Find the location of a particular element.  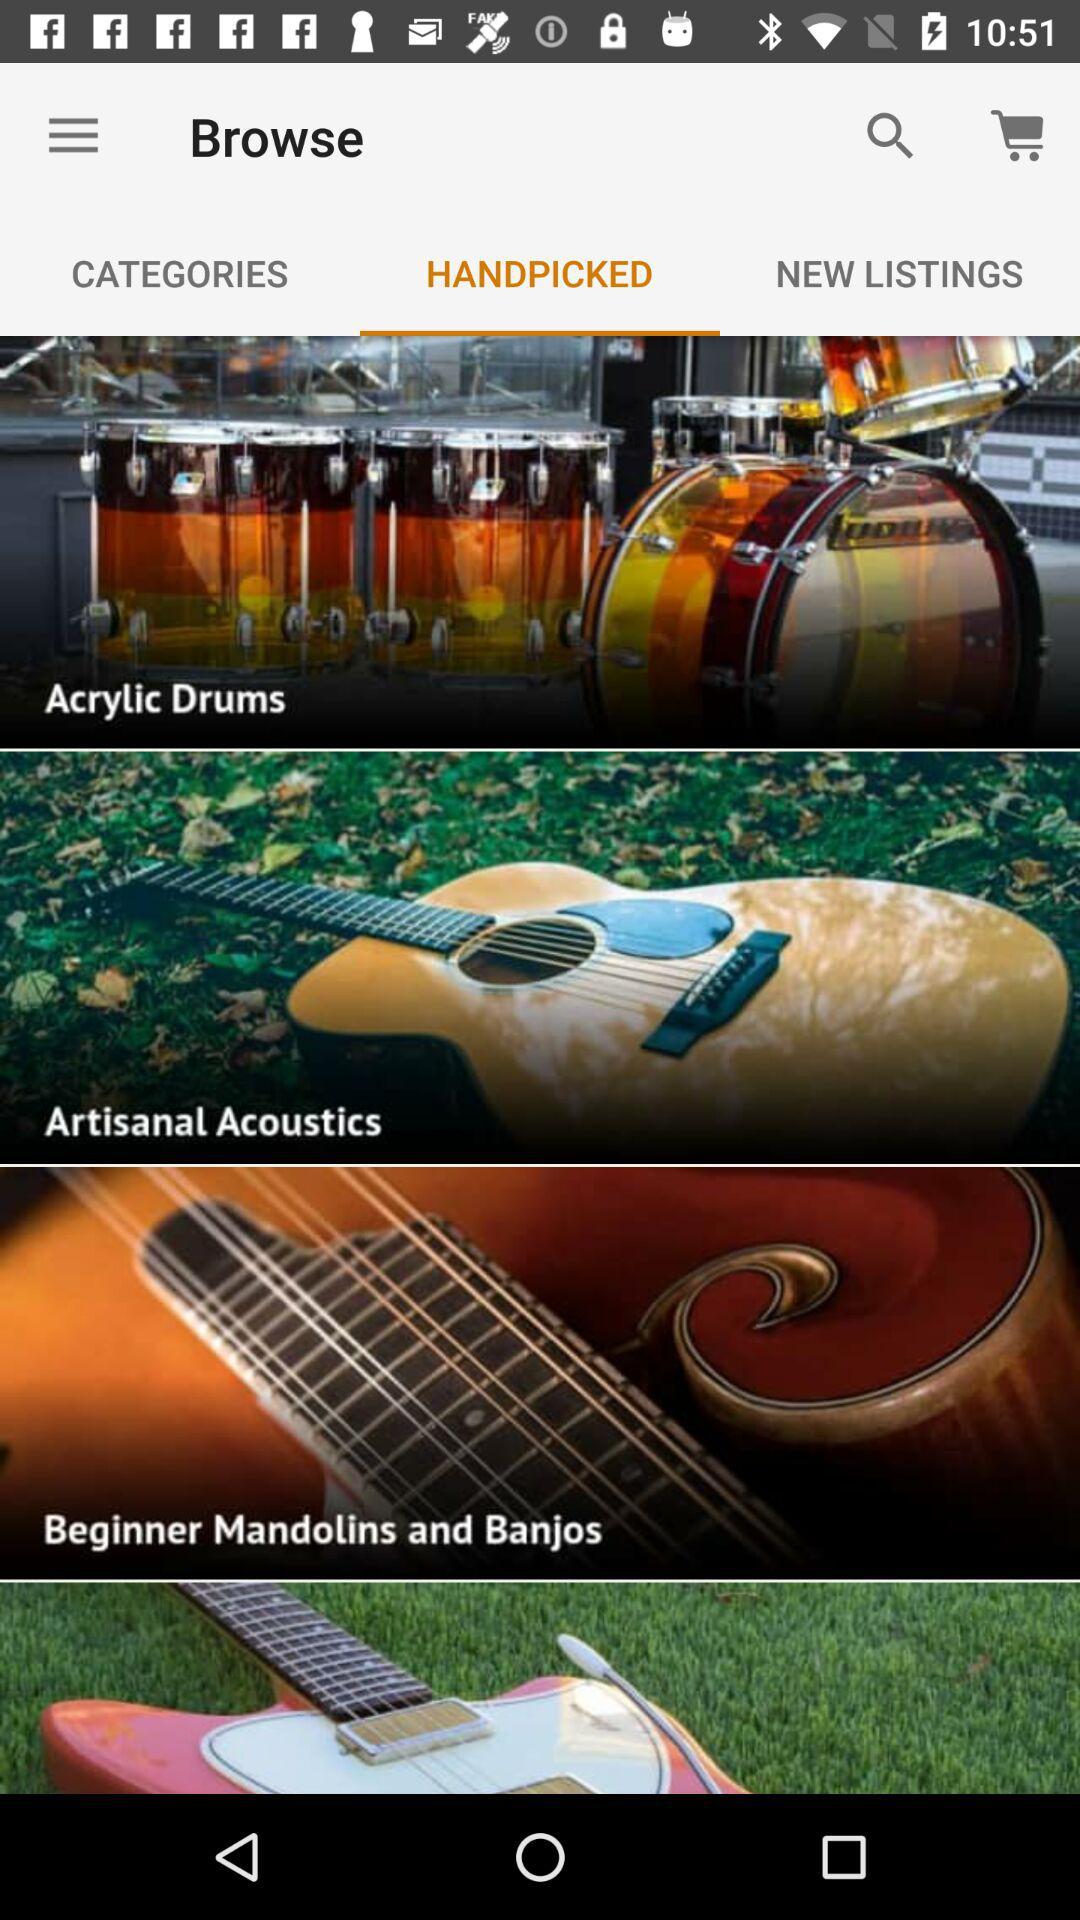

icon next to browse item is located at coordinates (72, 135).